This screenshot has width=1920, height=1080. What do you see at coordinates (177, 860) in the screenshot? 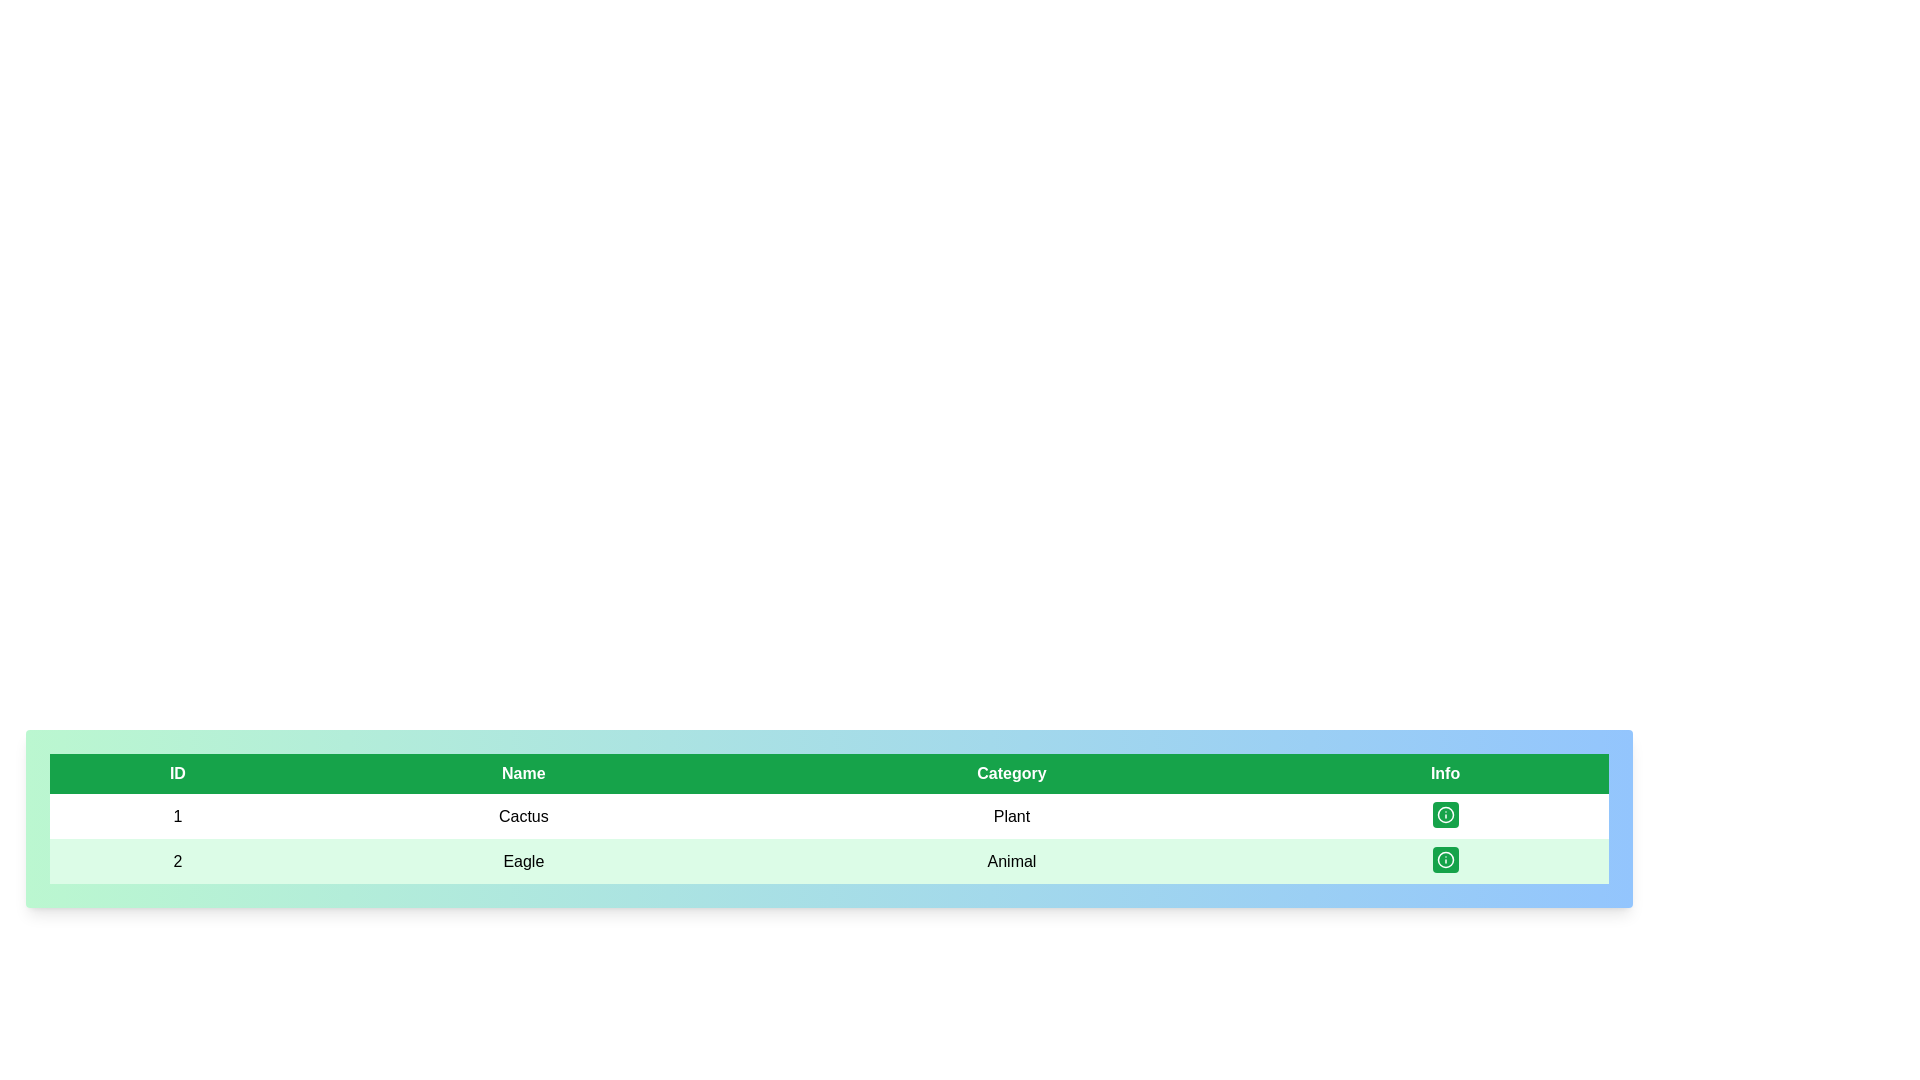
I see `the text display element that shows the numerical identifier for the second row of the table` at bounding box center [177, 860].